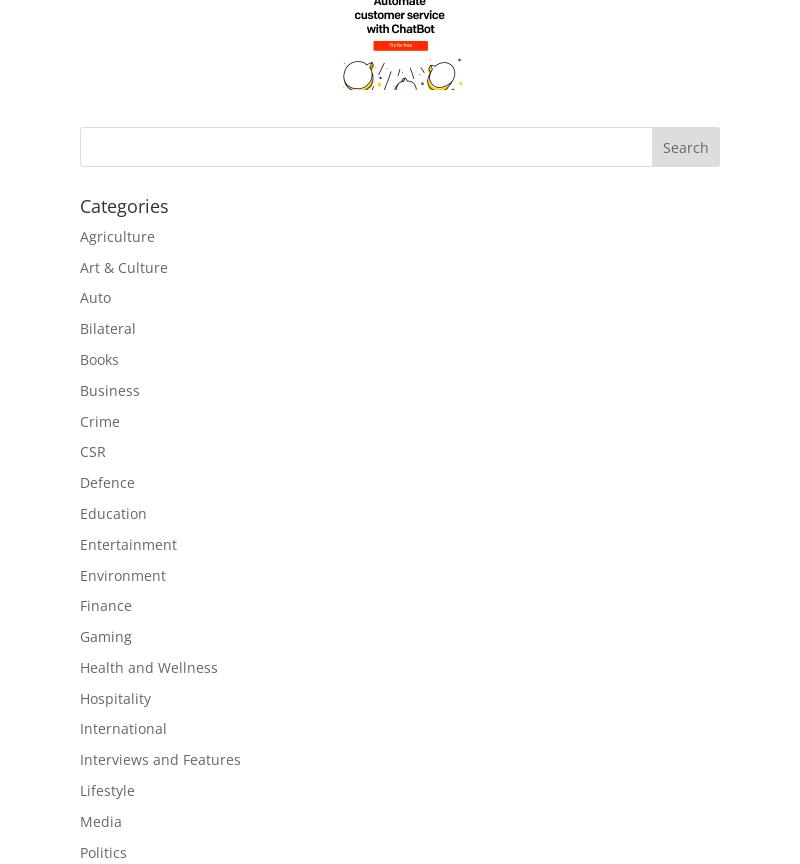 The width and height of the screenshot is (800, 864). Describe the element at coordinates (105, 635) in the screenshot. I see `'Gaming'` at that location.